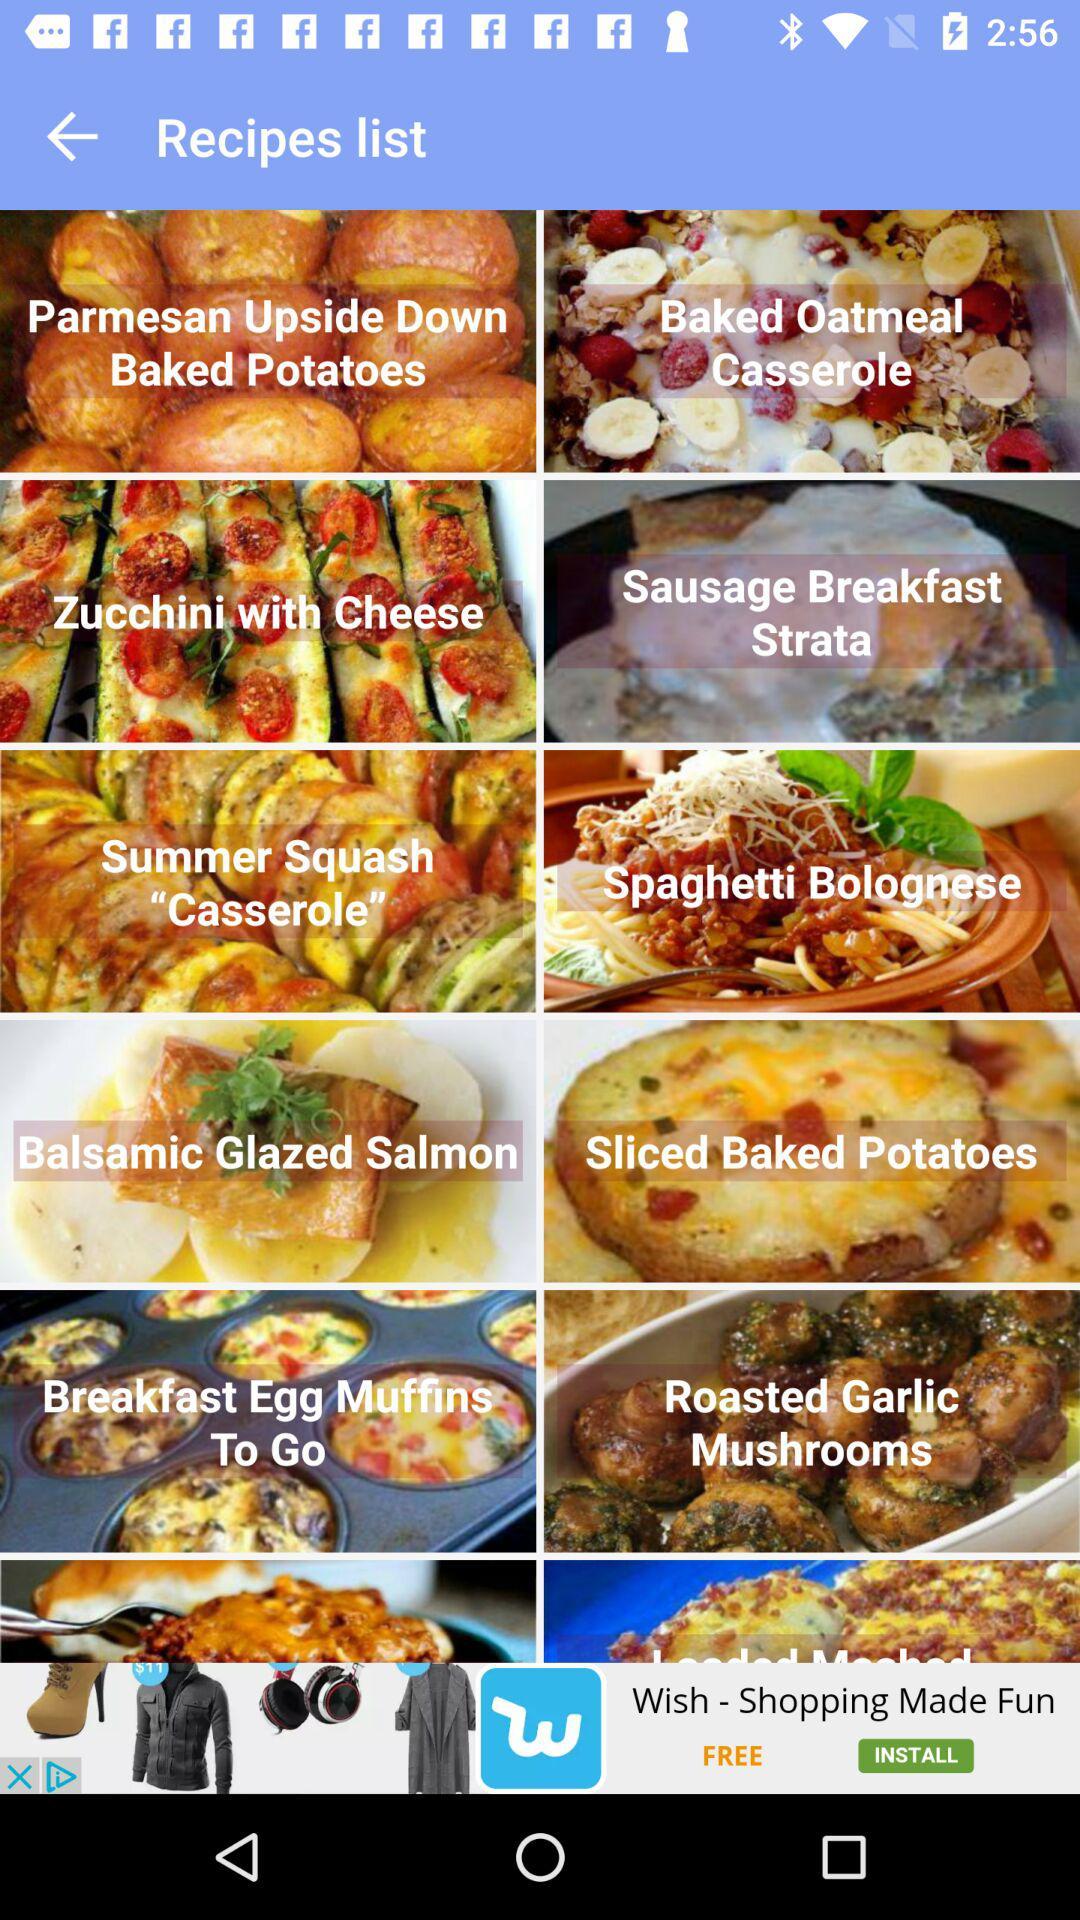 This screenshot has height=1920, width=1080. What do you see at coordinates (71, 135) in the screenshot?
I see `it is go to previous page` at bounding box center [71, 135].